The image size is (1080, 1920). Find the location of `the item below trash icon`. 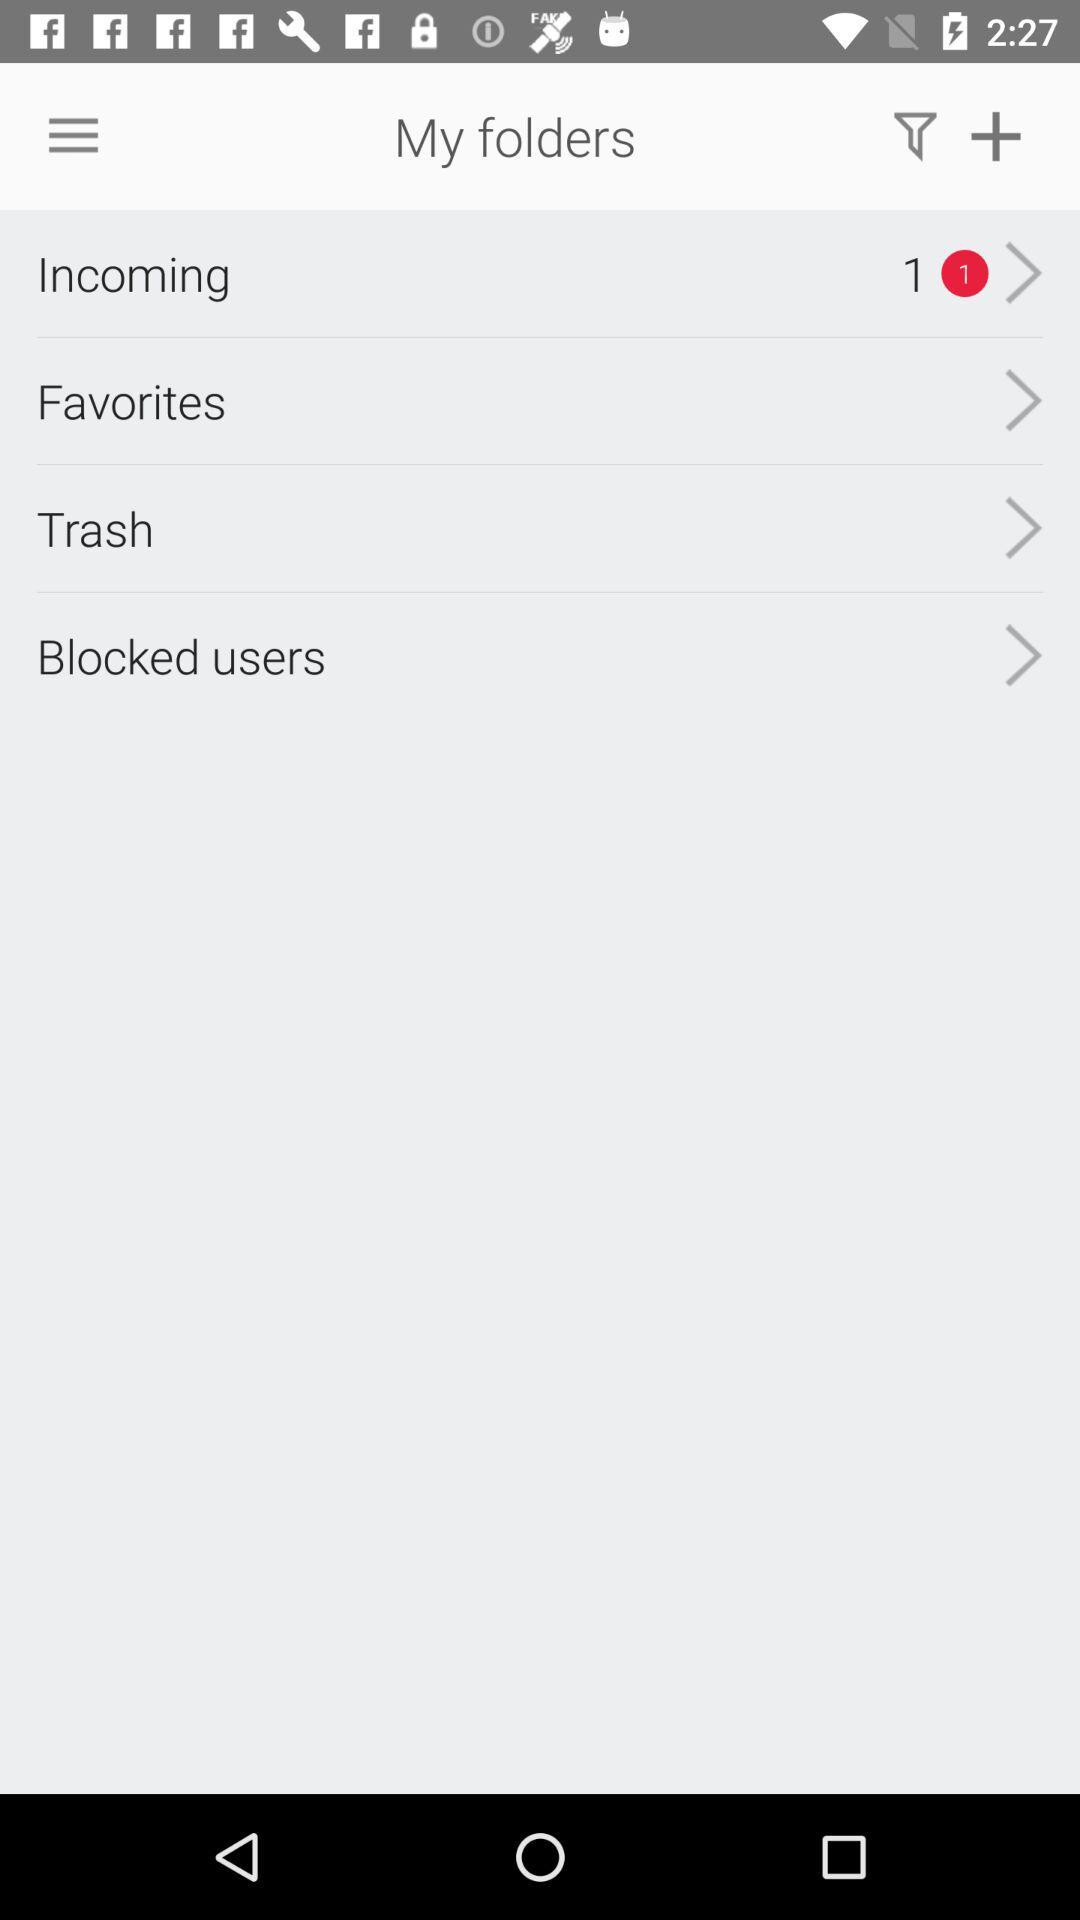

the item below trash icon is located at coordinates (181, 655).